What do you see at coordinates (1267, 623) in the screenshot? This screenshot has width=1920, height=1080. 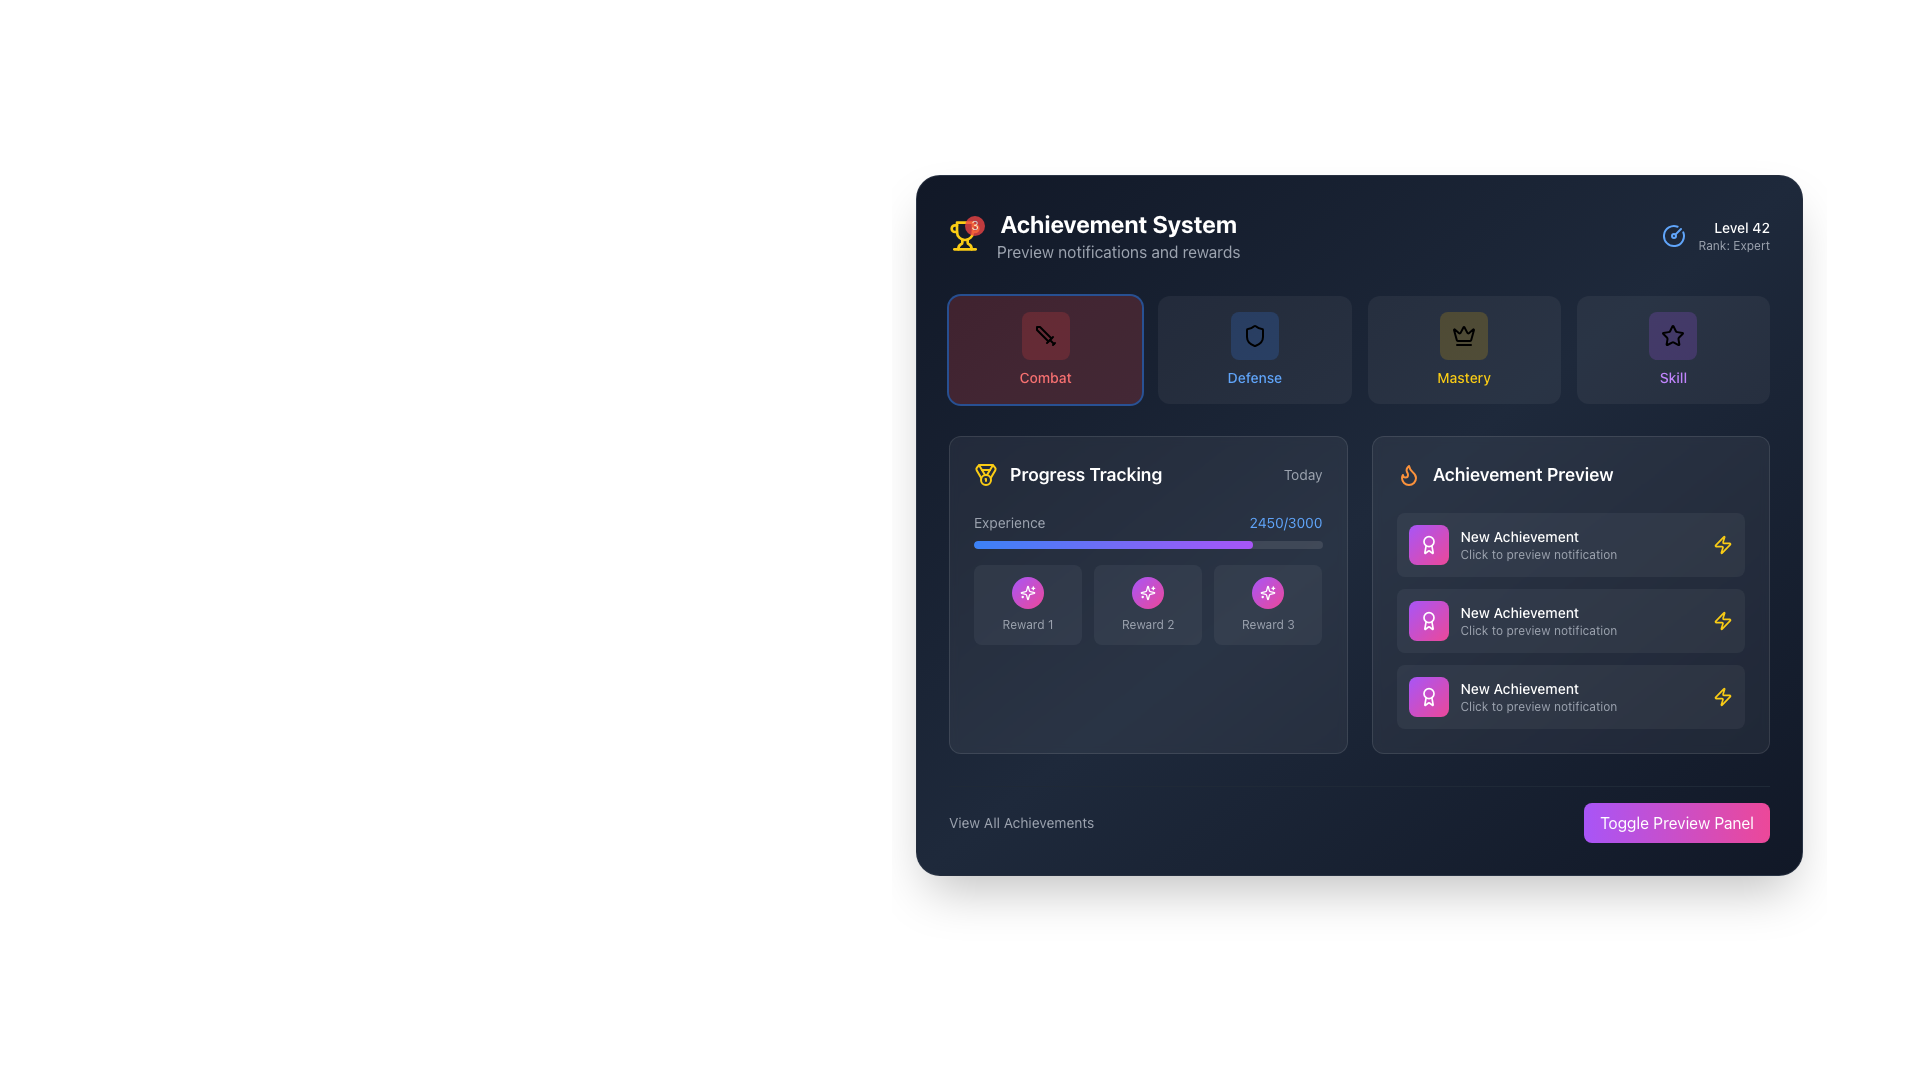 I see `the text label displaying 'Reward 3', which is styled in a small gray font and positioned under a circular icon in the 'Progress Tracking' section of the card` at bounding box center [1267, 623].